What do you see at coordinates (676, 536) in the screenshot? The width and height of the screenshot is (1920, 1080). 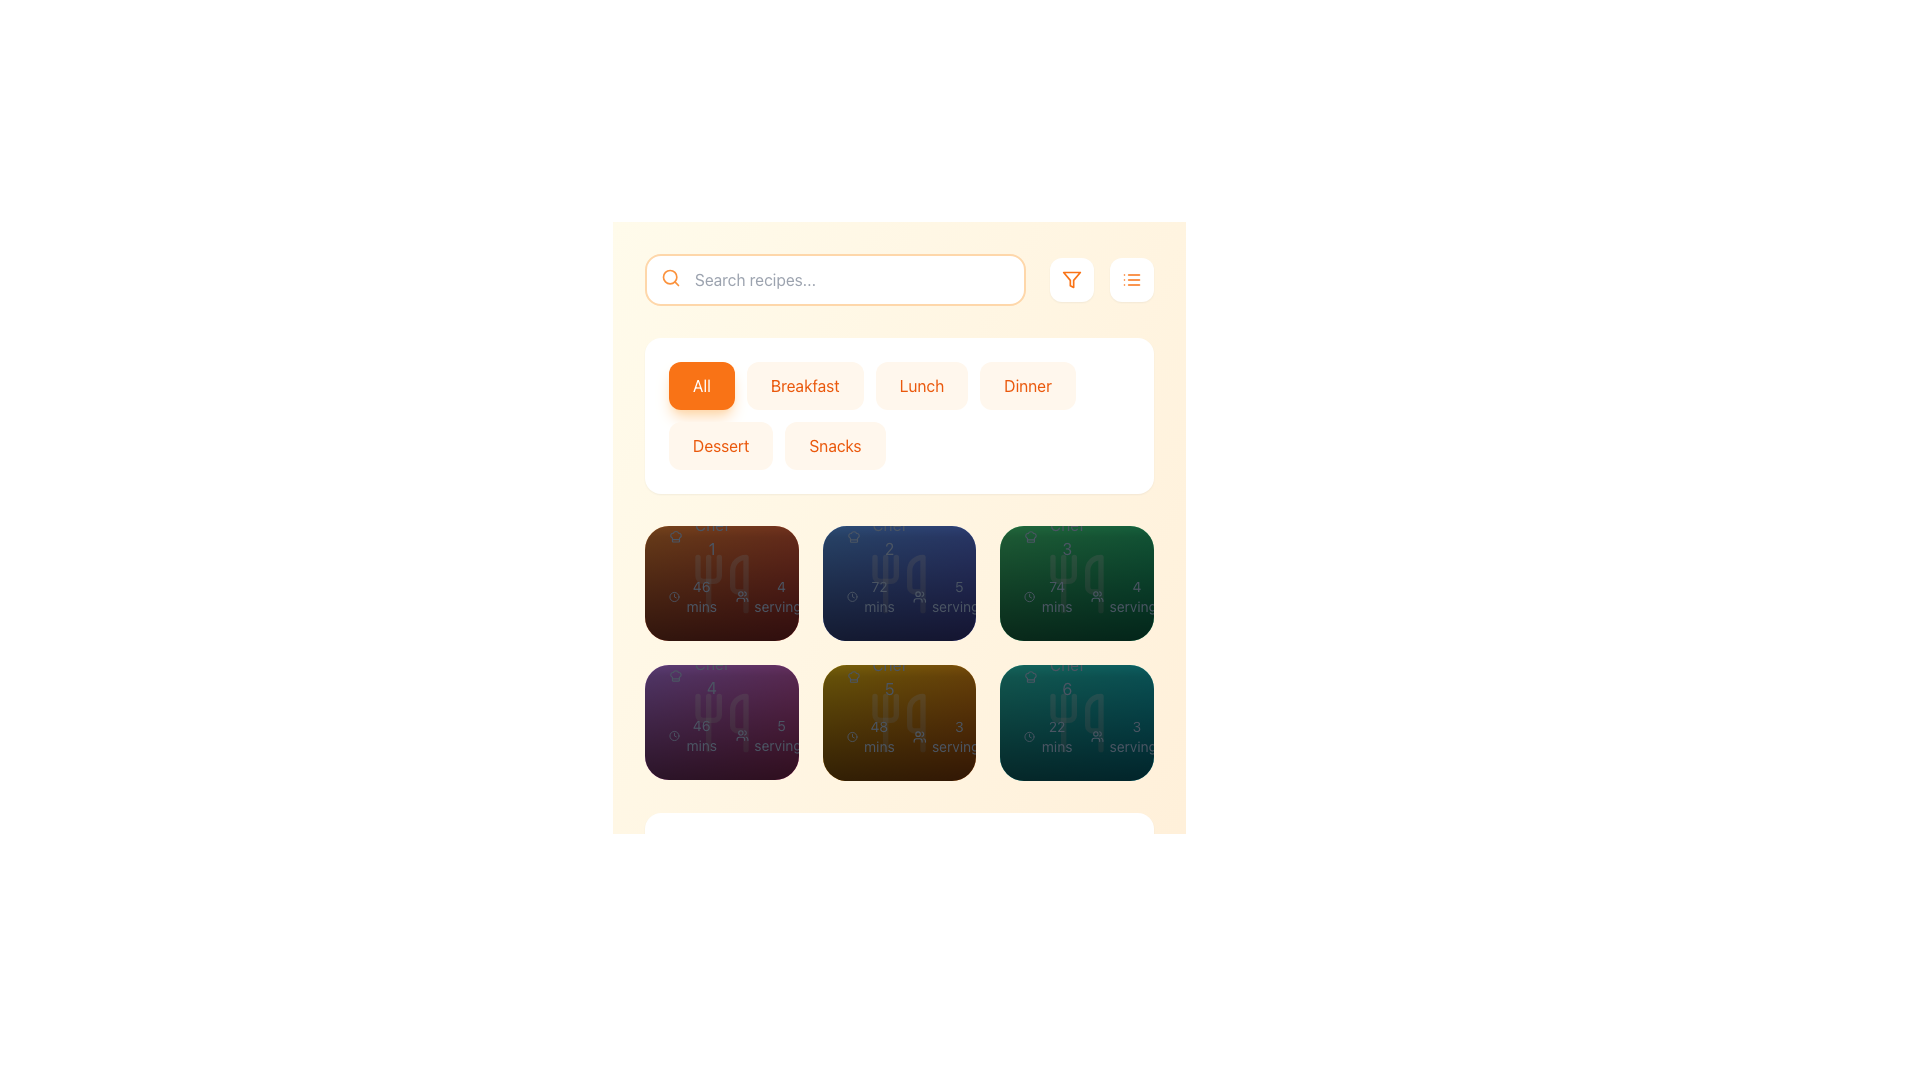 I see `the graphic icon in the top-left corner of the recipe card, which symbolizes a cooking-related feature` at bounding box center [676, 536].